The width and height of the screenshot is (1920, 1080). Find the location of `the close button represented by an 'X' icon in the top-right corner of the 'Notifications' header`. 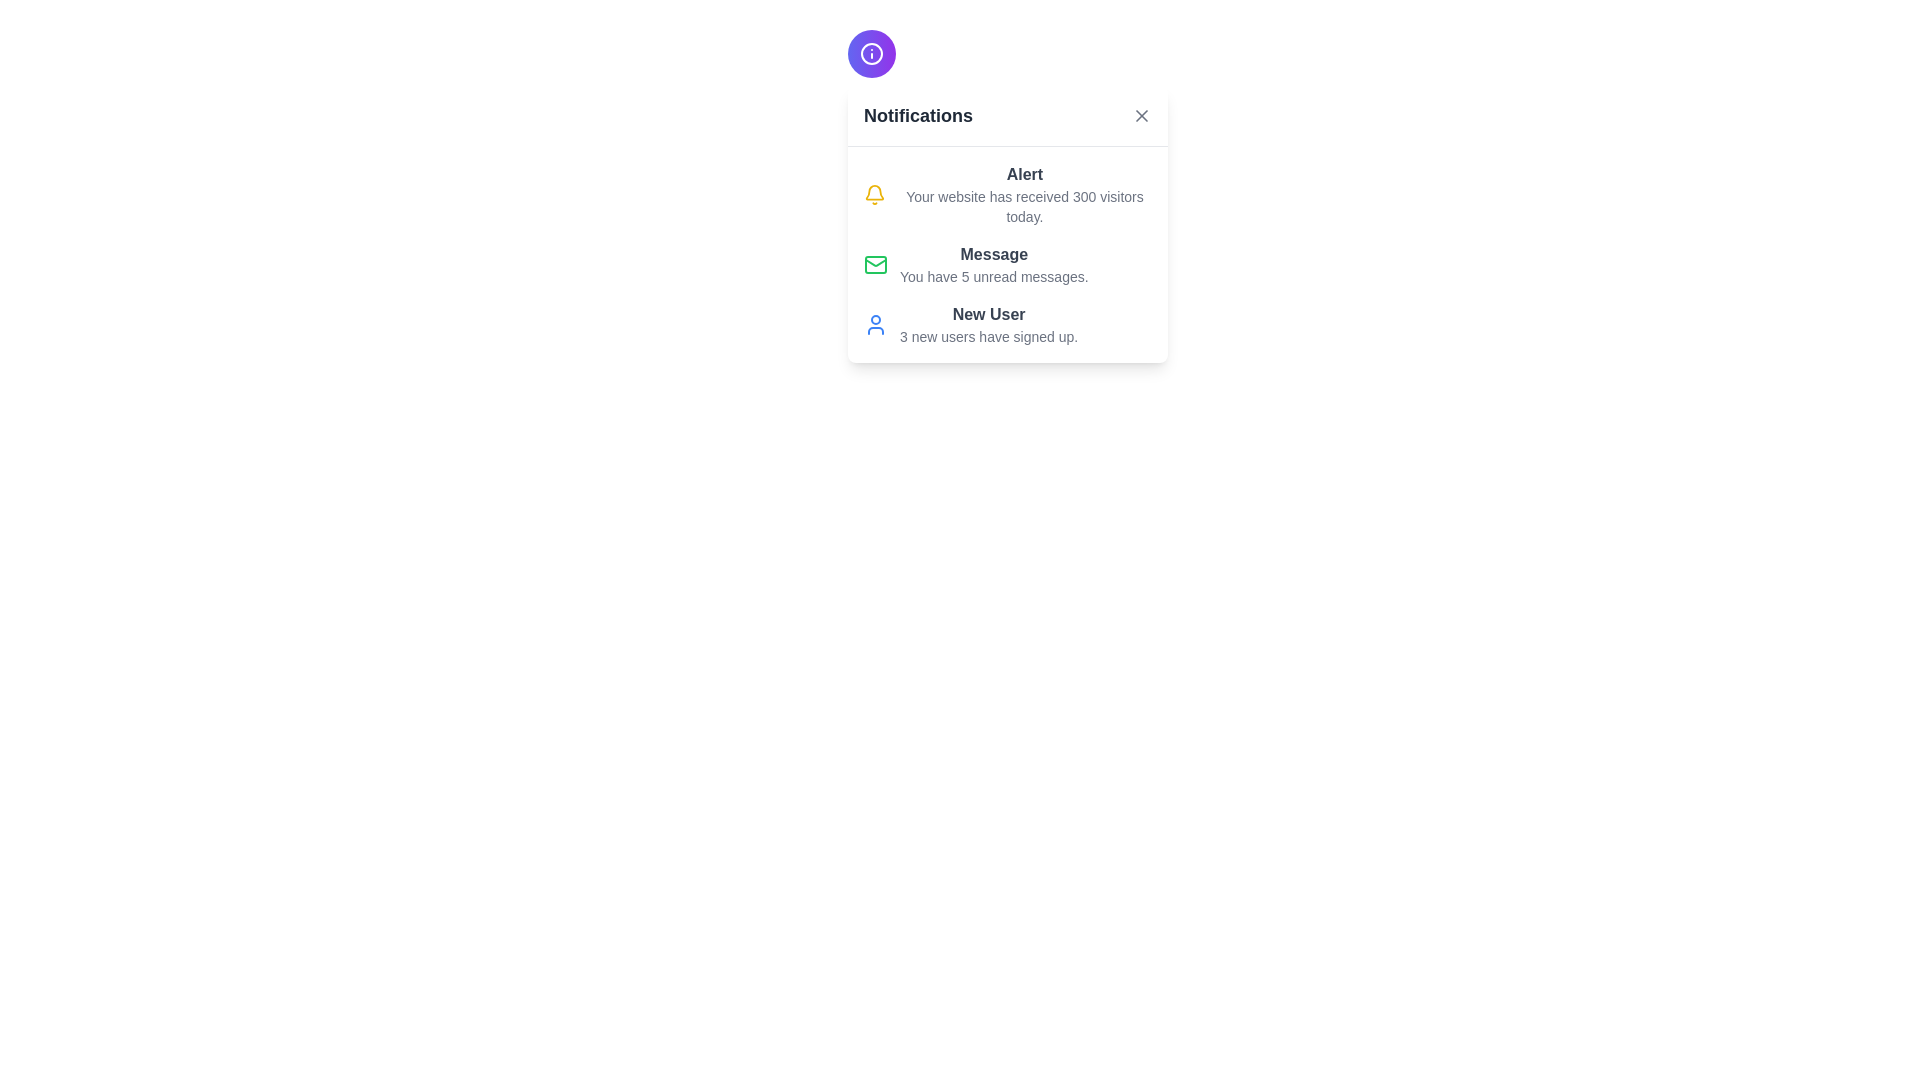

the close button represented by an 'X' icon in the top-right corner of the 'Notifications' header is located at coordinates (1142, 115).